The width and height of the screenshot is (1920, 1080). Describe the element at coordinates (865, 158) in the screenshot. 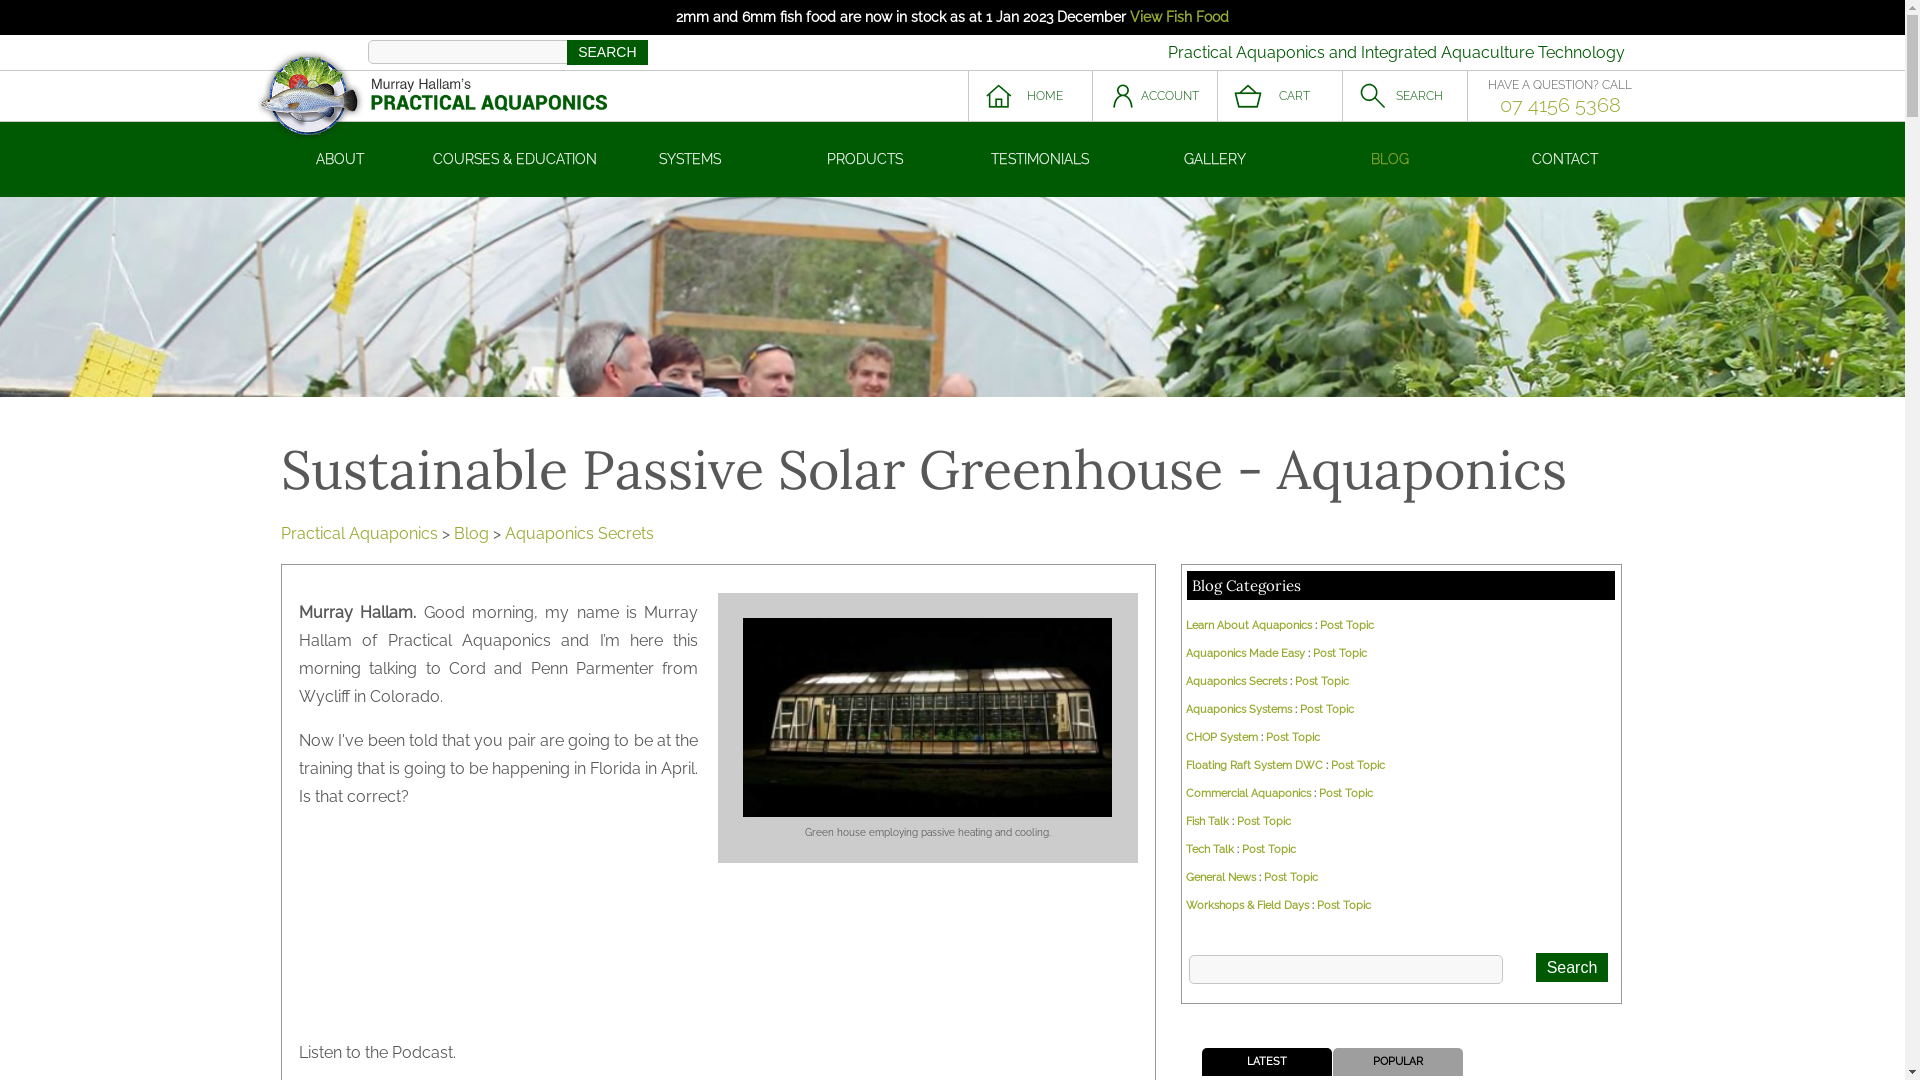

I see `'PRODUCTS'` at that location.